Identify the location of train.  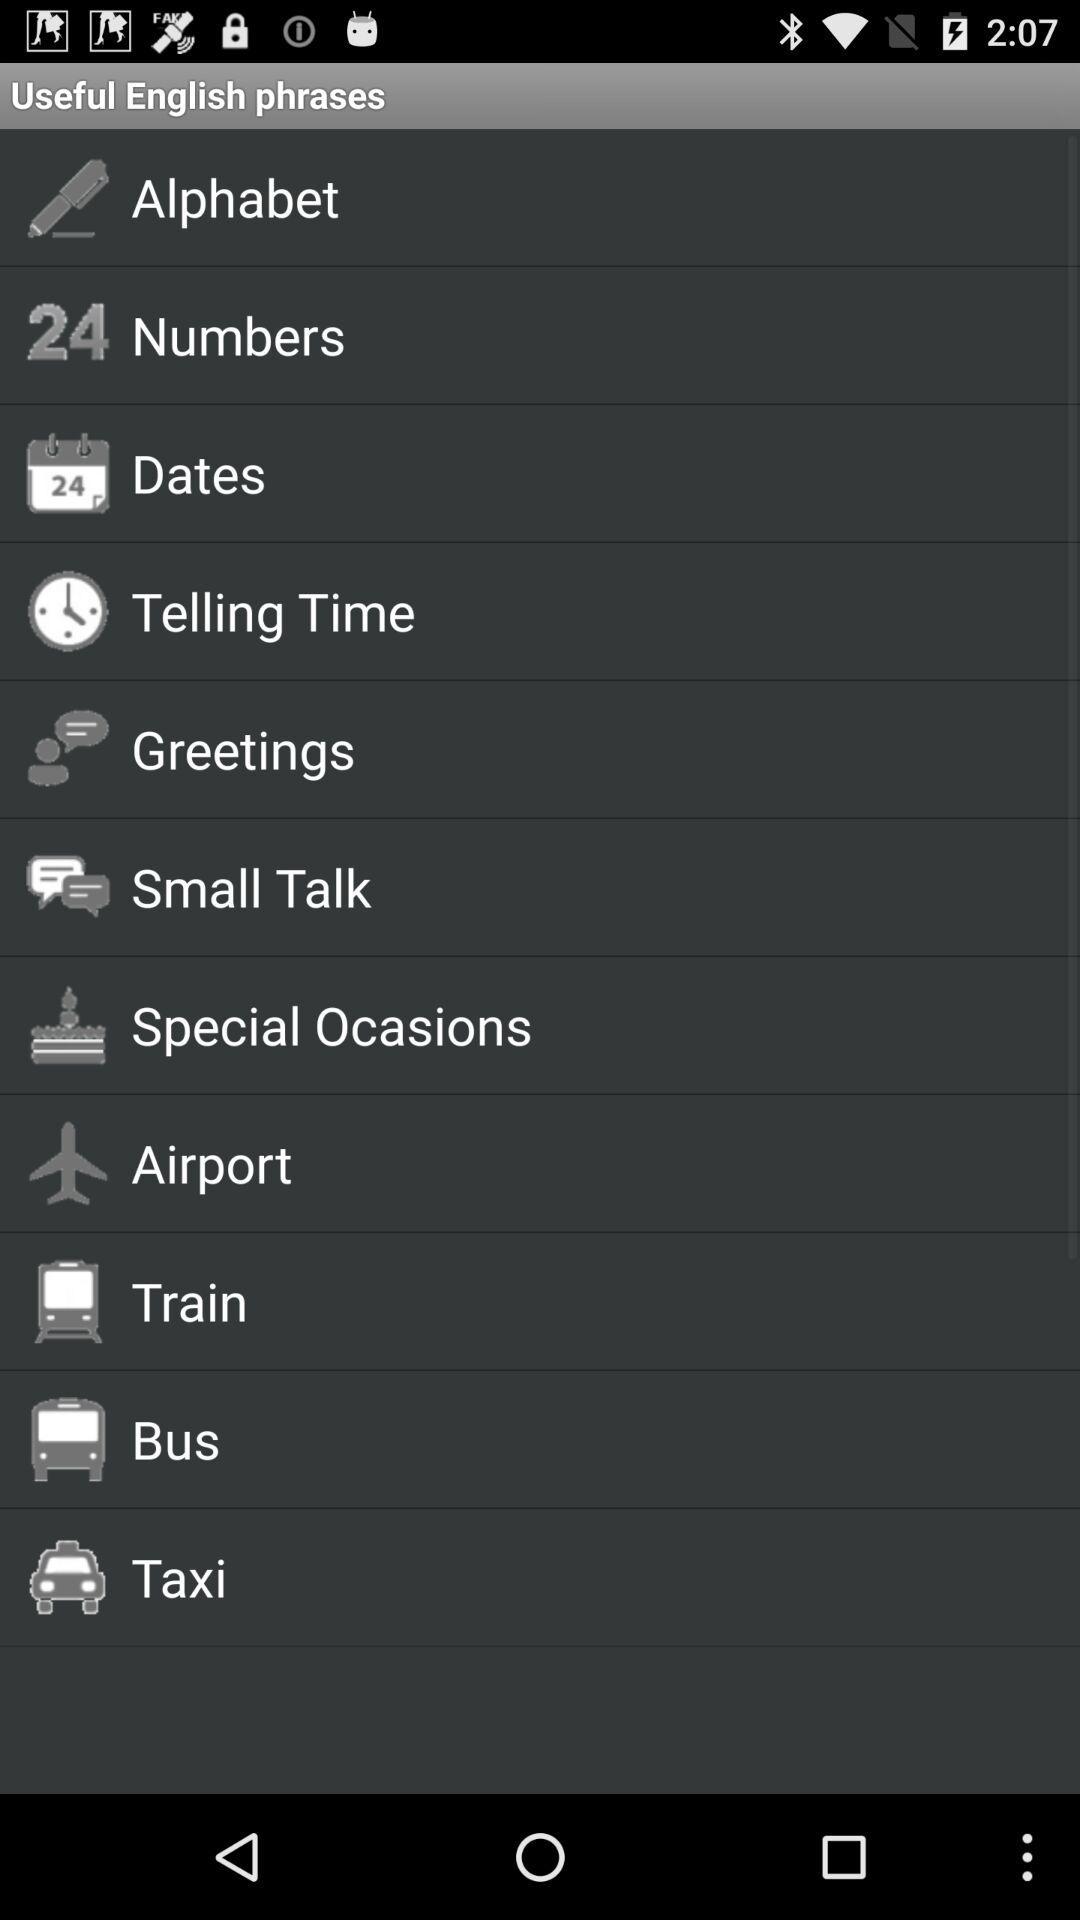
(582, 1300).